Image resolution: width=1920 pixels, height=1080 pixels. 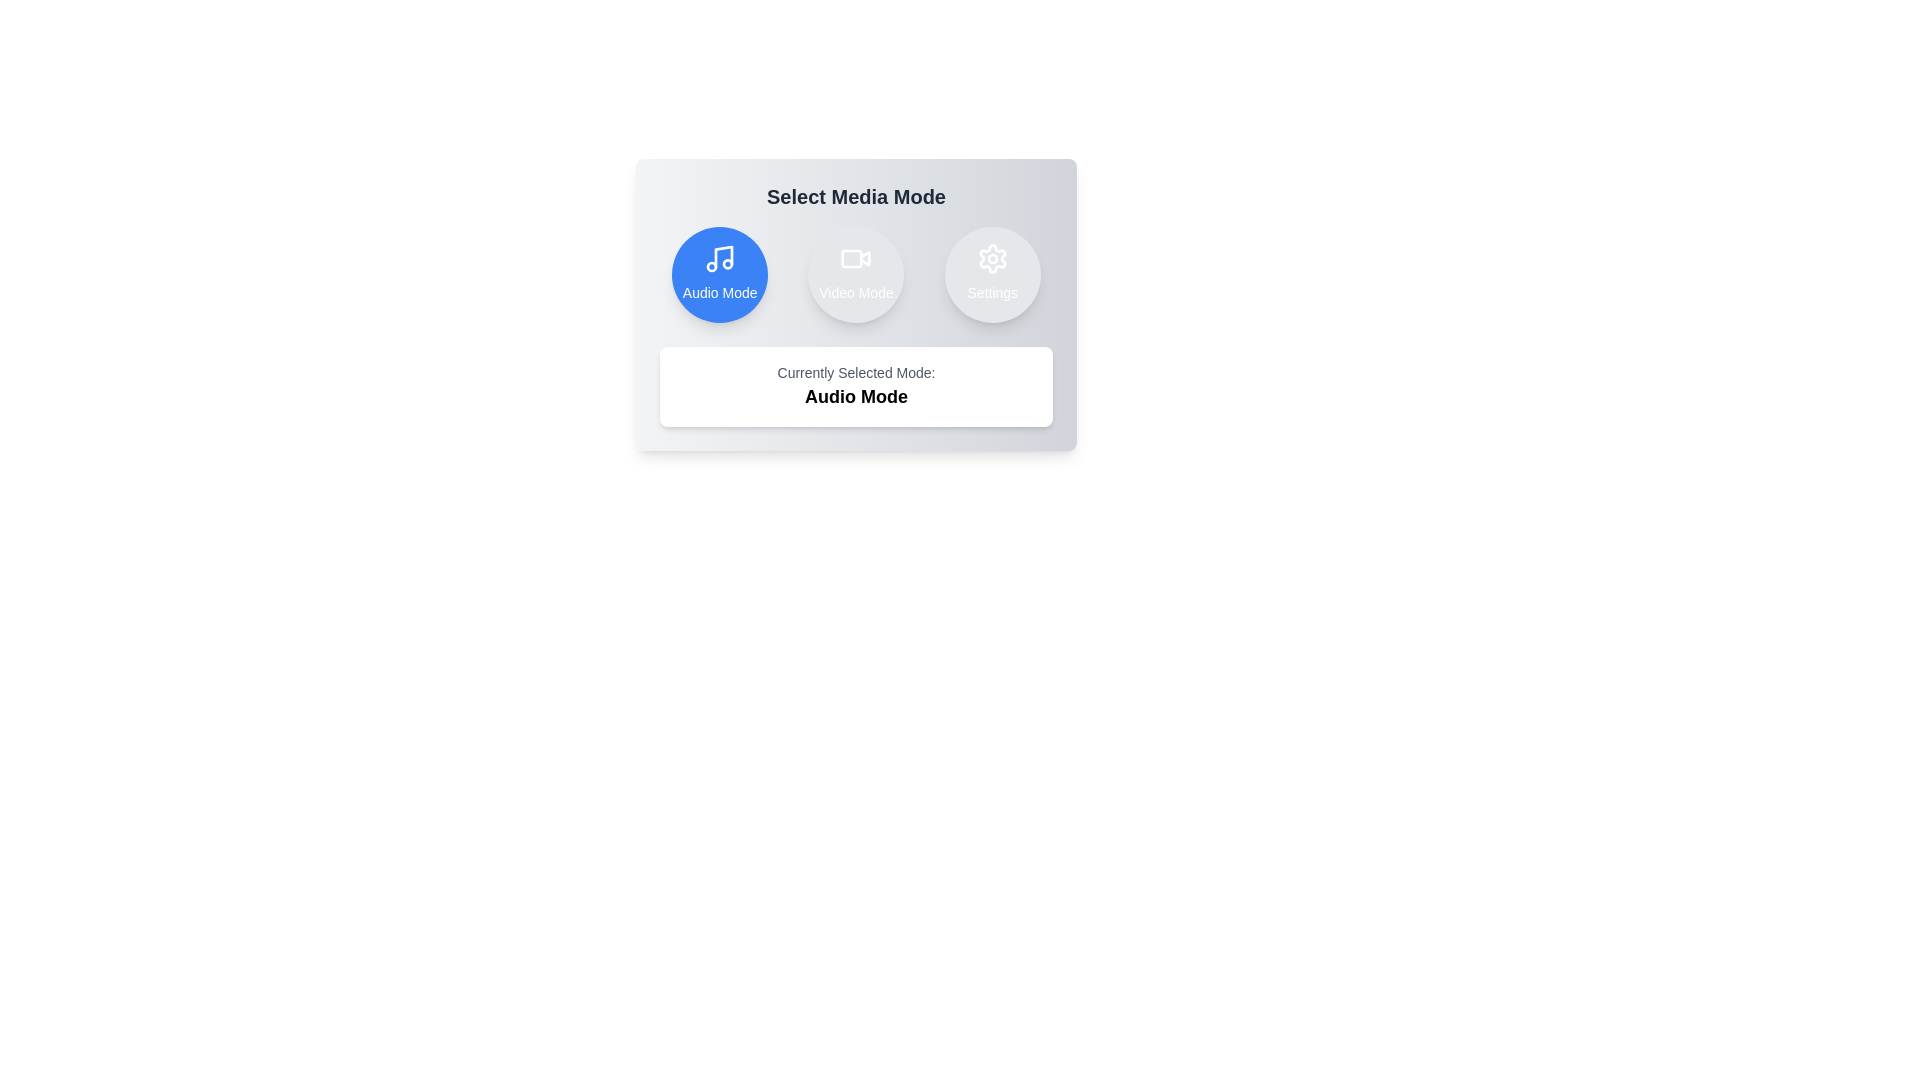 I want to click on the Video mode by clicking the respective button, so click(x=856, y=274).